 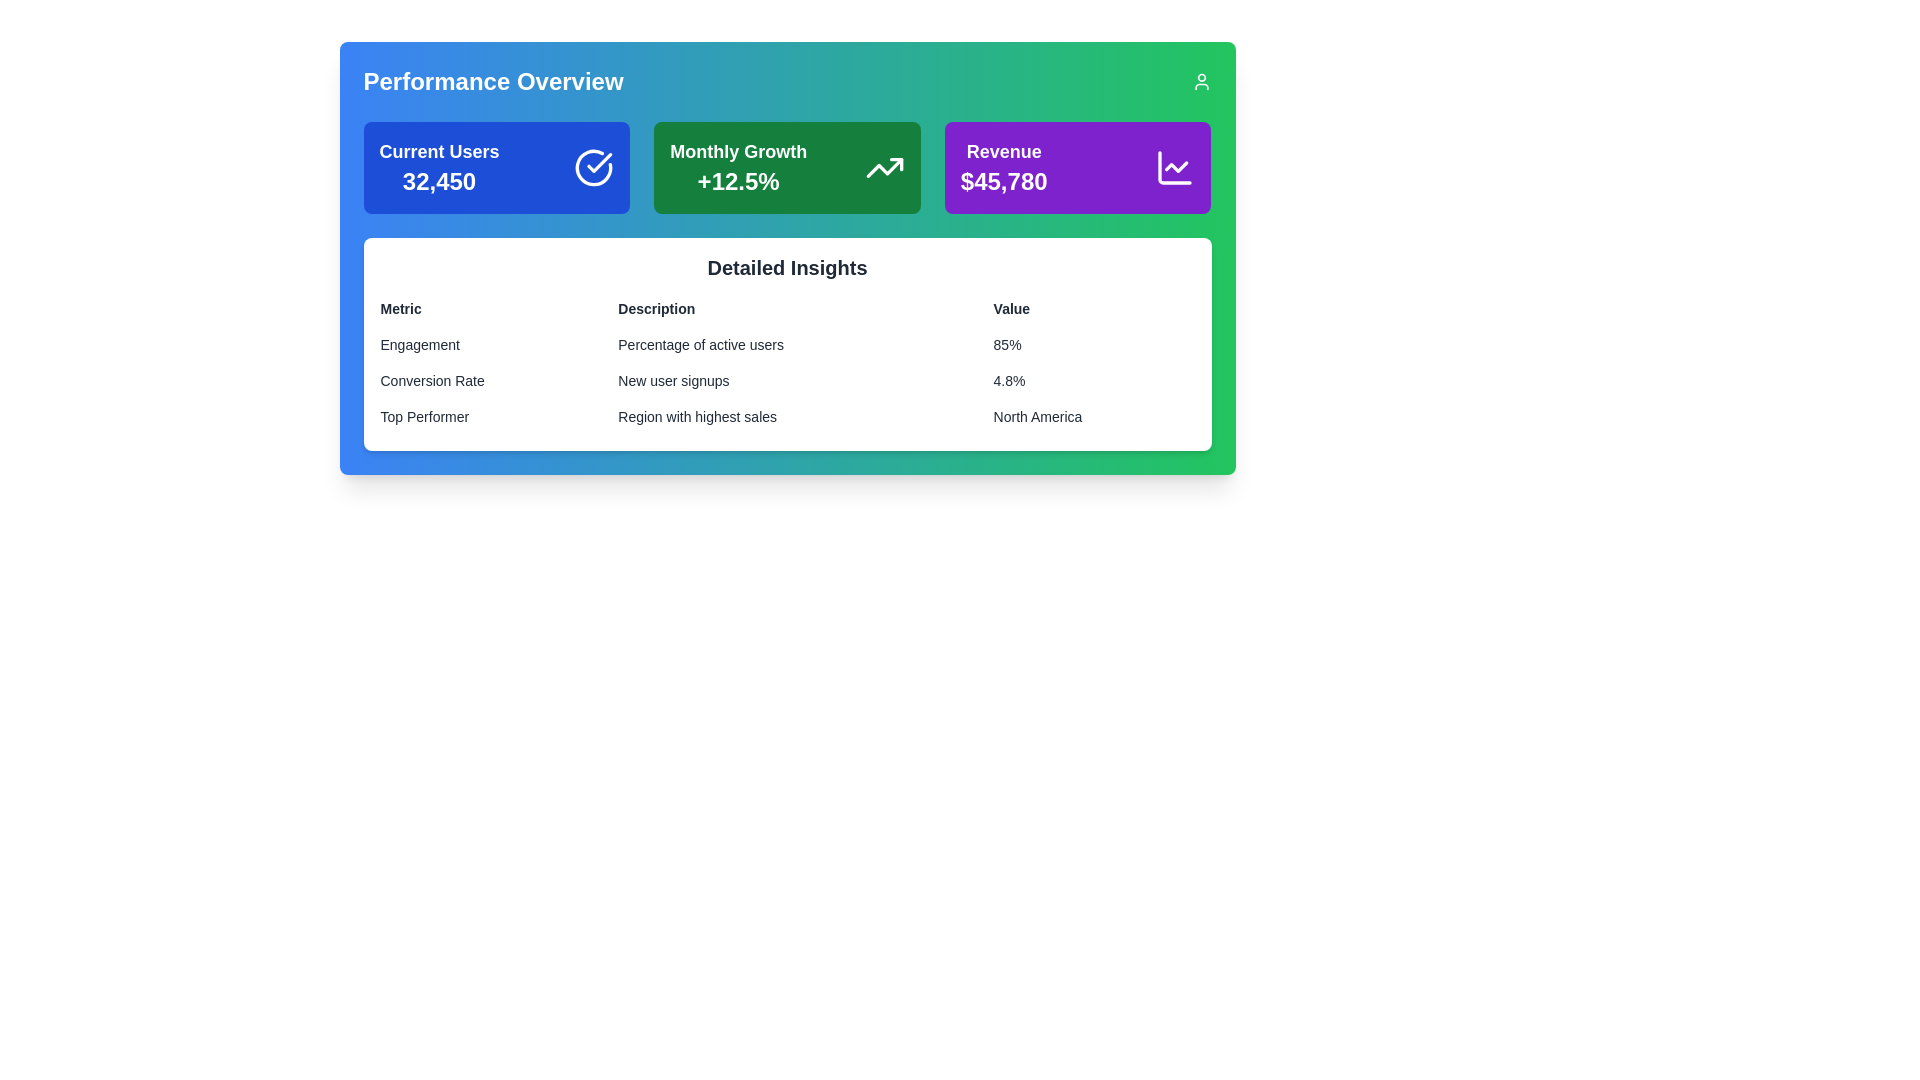 I want to click on the user icon, which is a minimalist SVG graphic with a circular head and semi-circular body, located in the top-right corner of the interface, so click(x=1200, y=80).